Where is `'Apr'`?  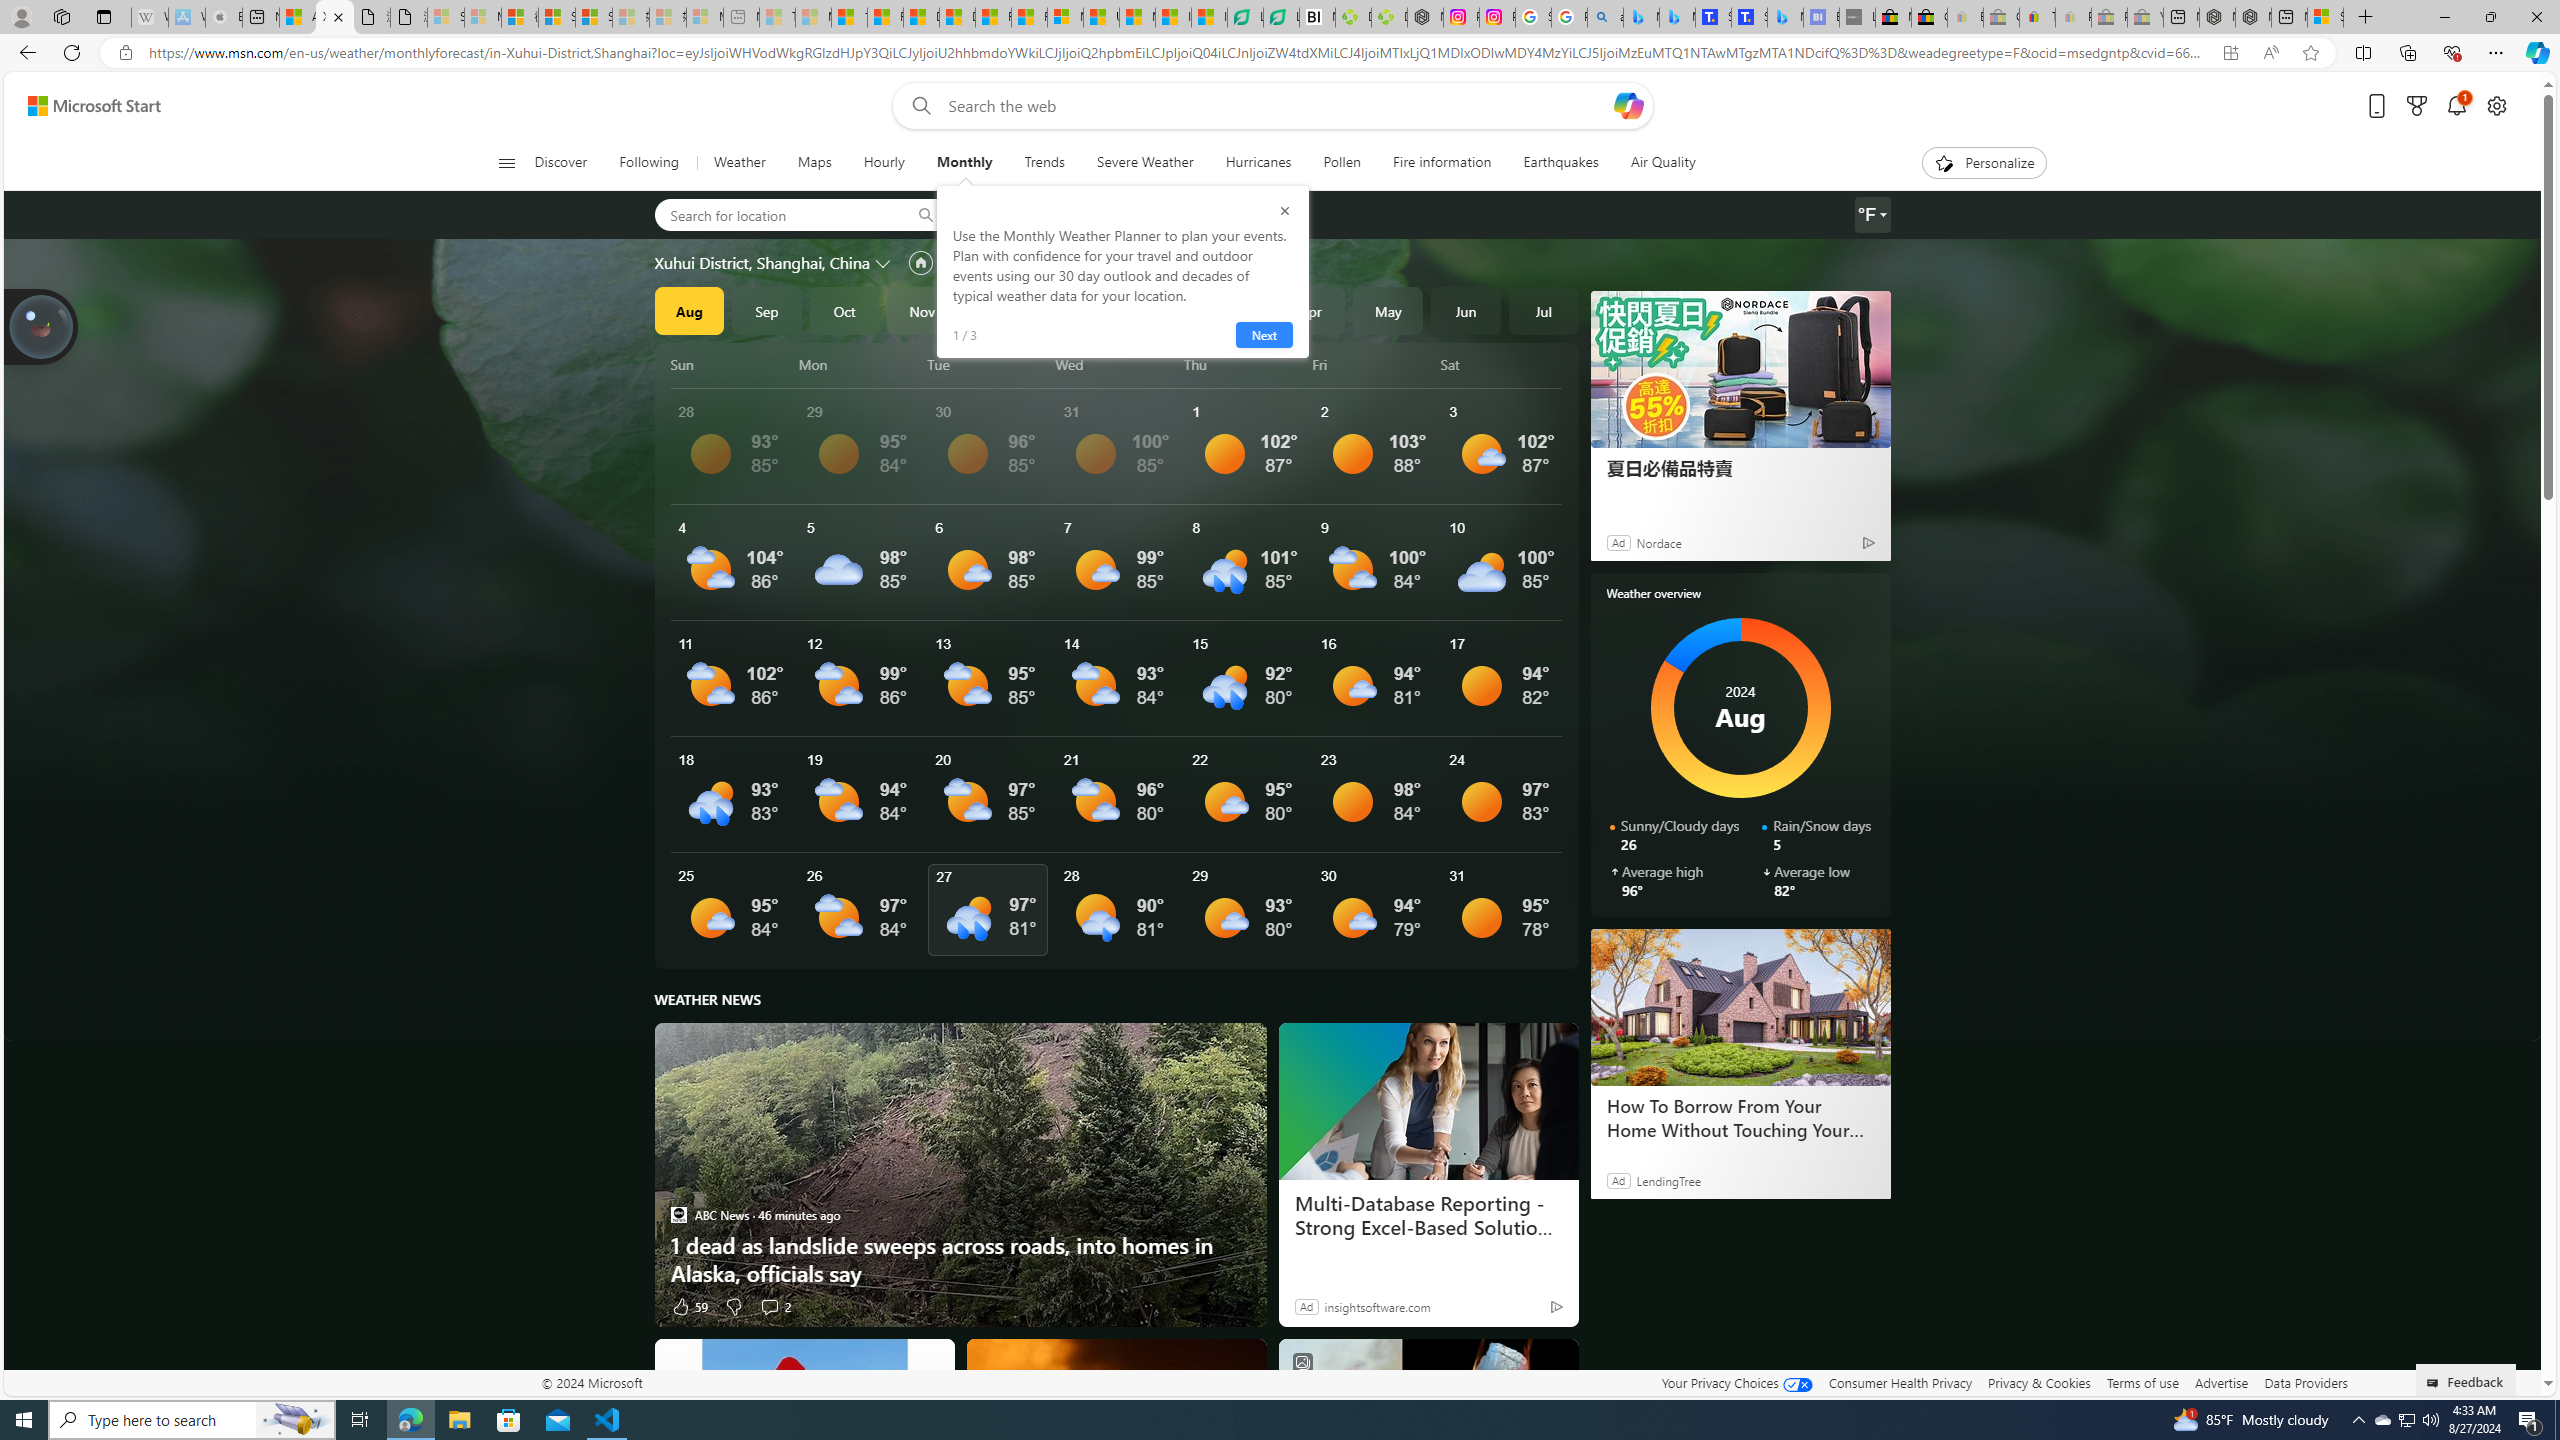 'Apr' is located at coordinates (1309, 310).